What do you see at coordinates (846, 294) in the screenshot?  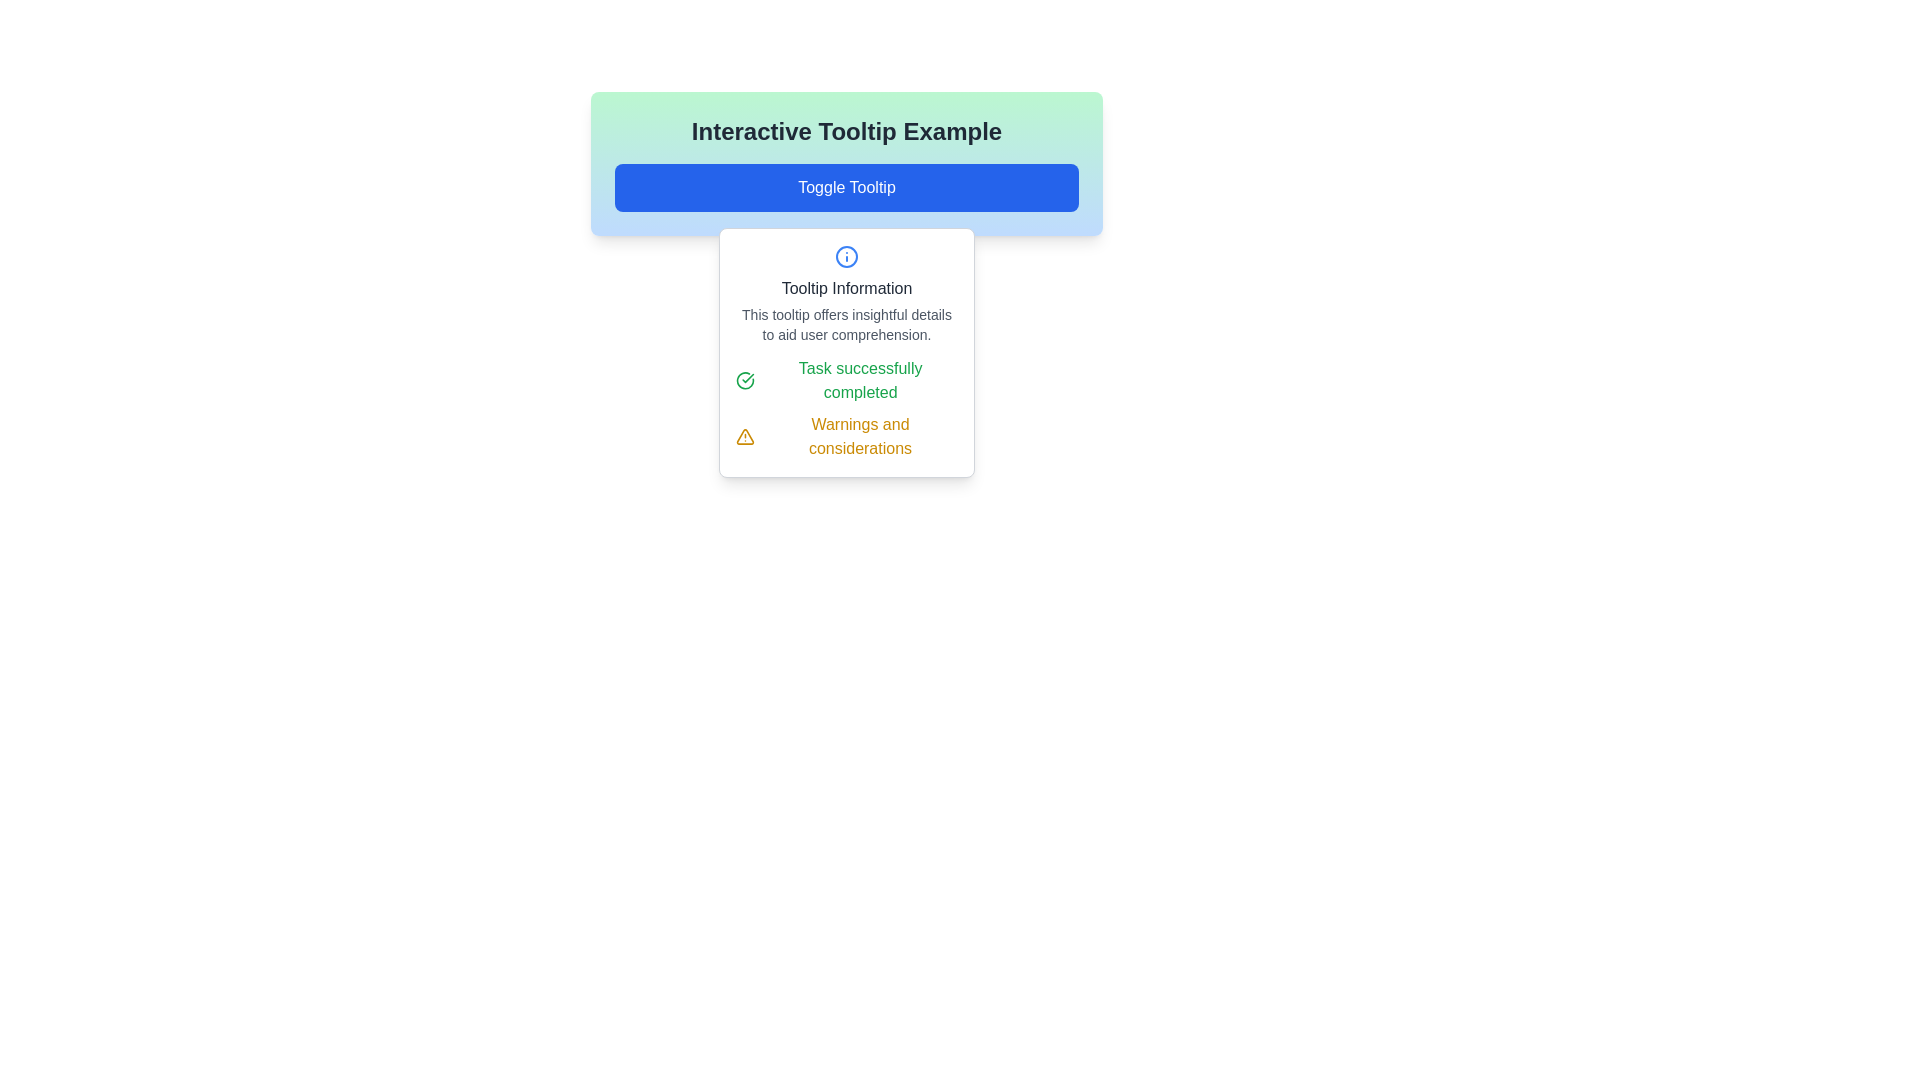 I see `text content of the informational tooltip section, which is centrally located below the blue 'Toggle Tooltip' button and above the 'Task successfully completed' and 'Warnings and considerations' entries` at bounding box center [846, 294].